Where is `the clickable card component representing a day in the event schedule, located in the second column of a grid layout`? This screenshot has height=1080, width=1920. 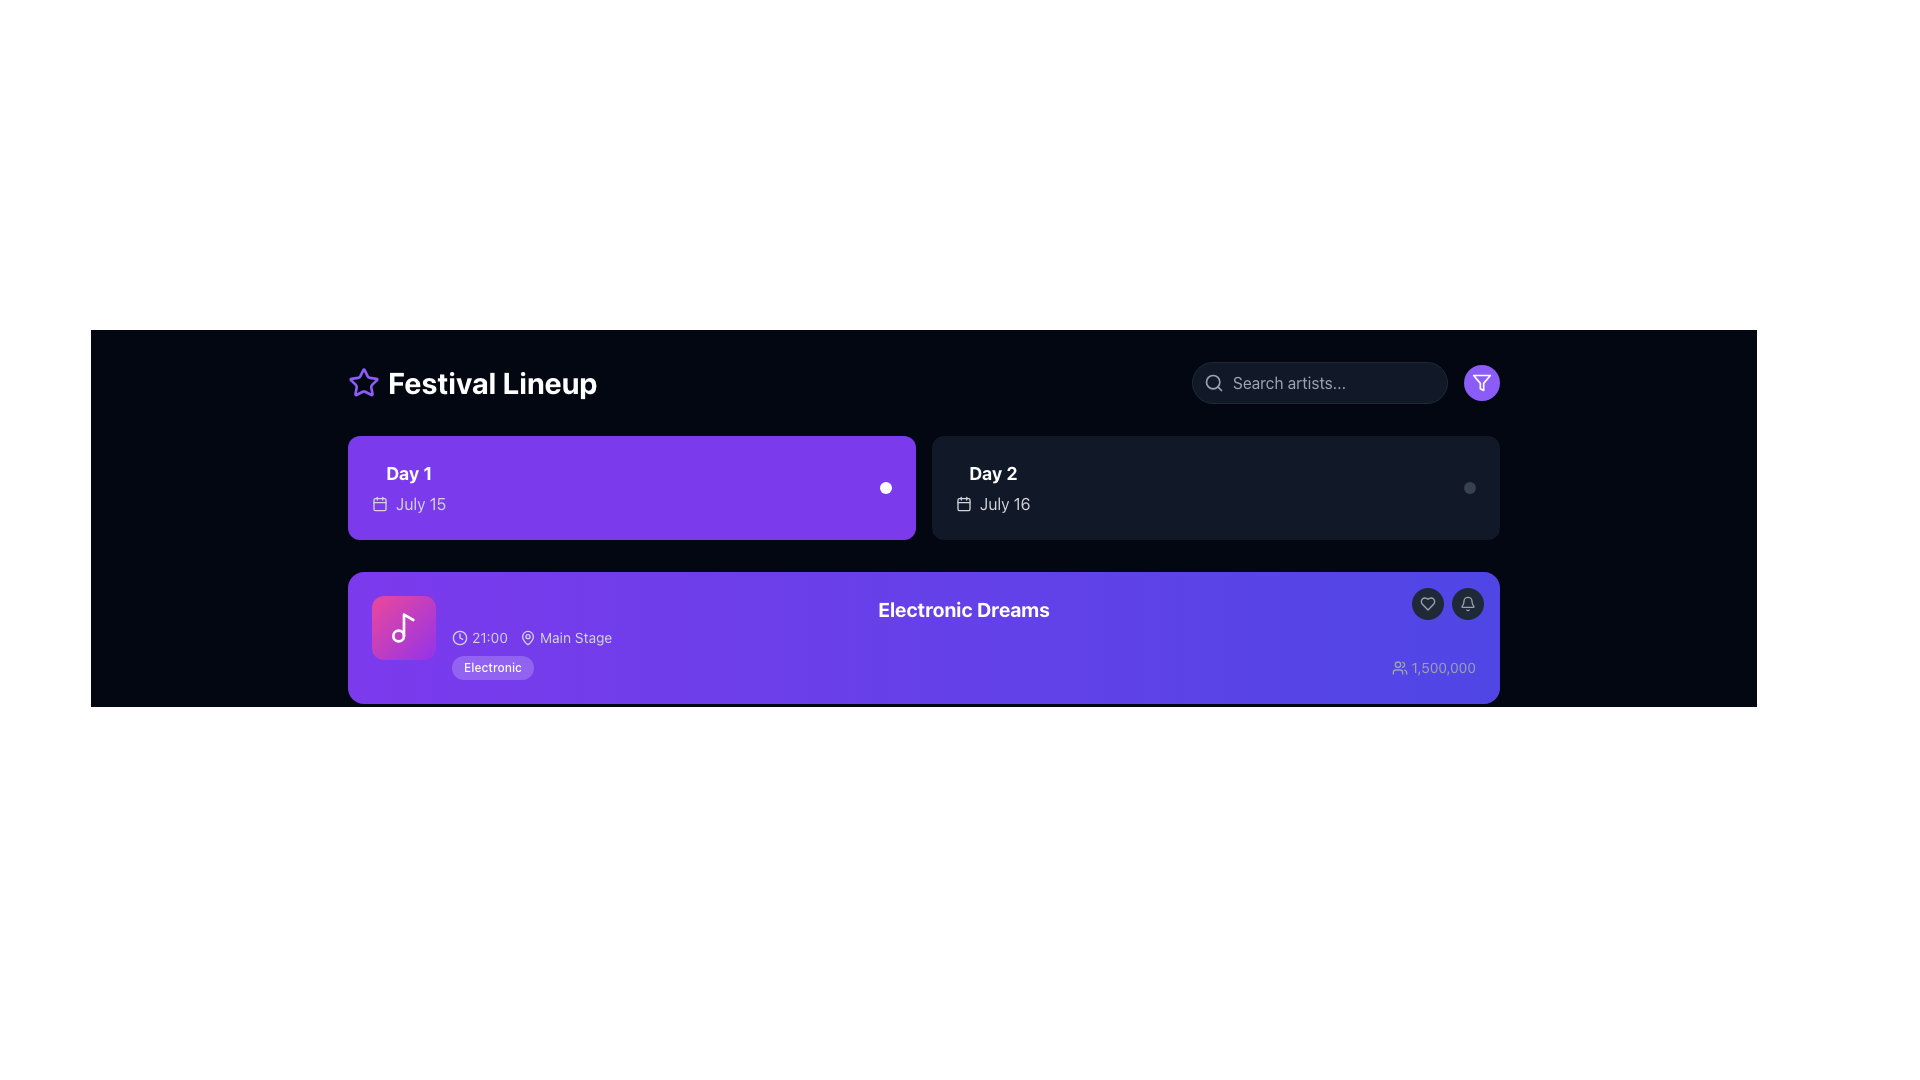
the clickable card component representing a day in the event schedule, located in the second column of a grid layout is located at coordinates (1214, 488).